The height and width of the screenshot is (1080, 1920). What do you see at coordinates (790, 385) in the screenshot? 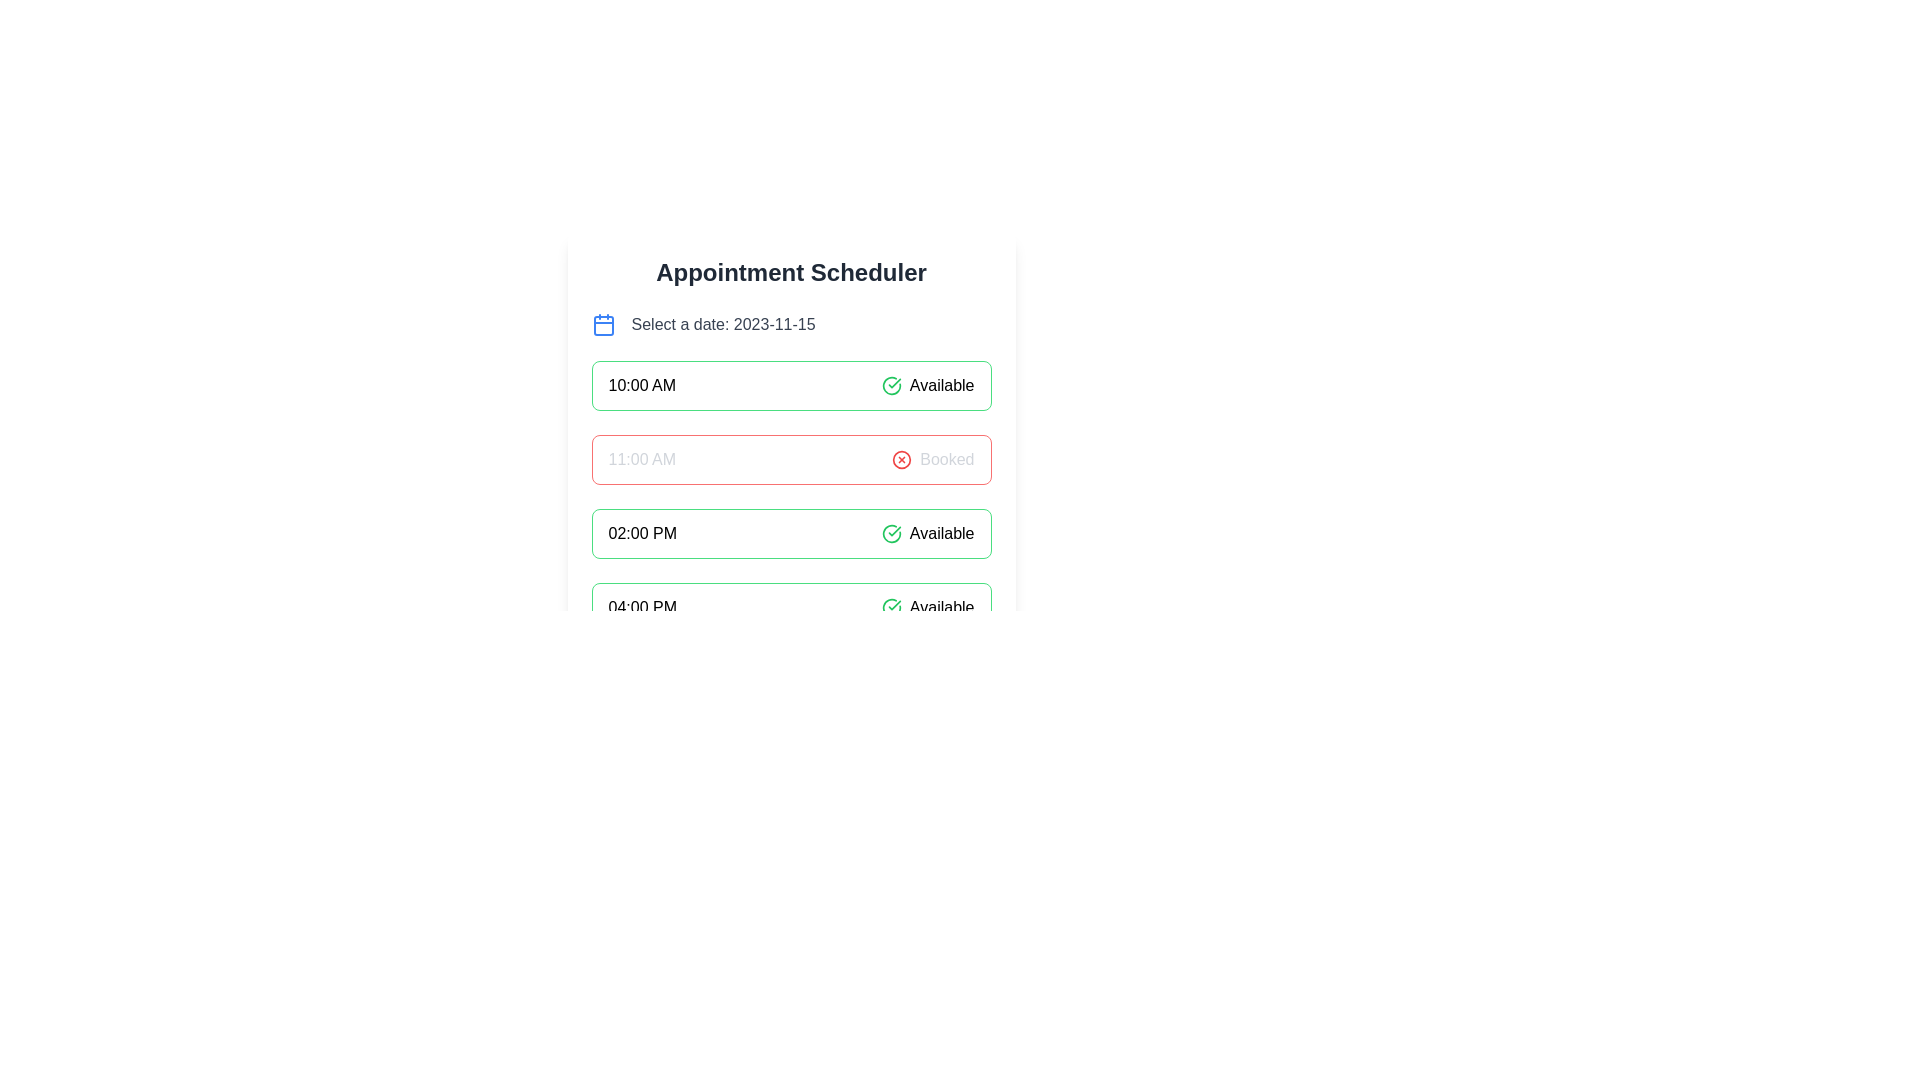
I see `the selectable time slot button at the top of the list in the appointment scheduler interface` at bounding box center [790, 385].